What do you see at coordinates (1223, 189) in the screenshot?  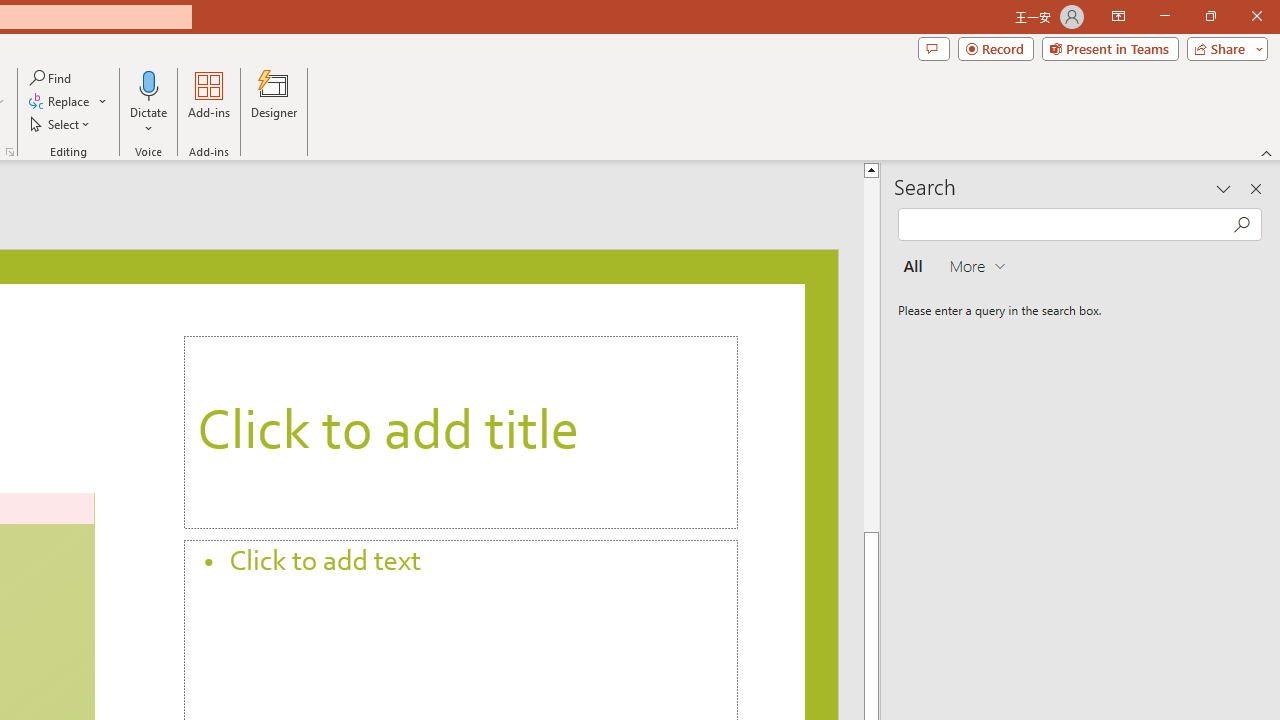 I see `'Task Pane Options'` at bounding box center [1223, 189].